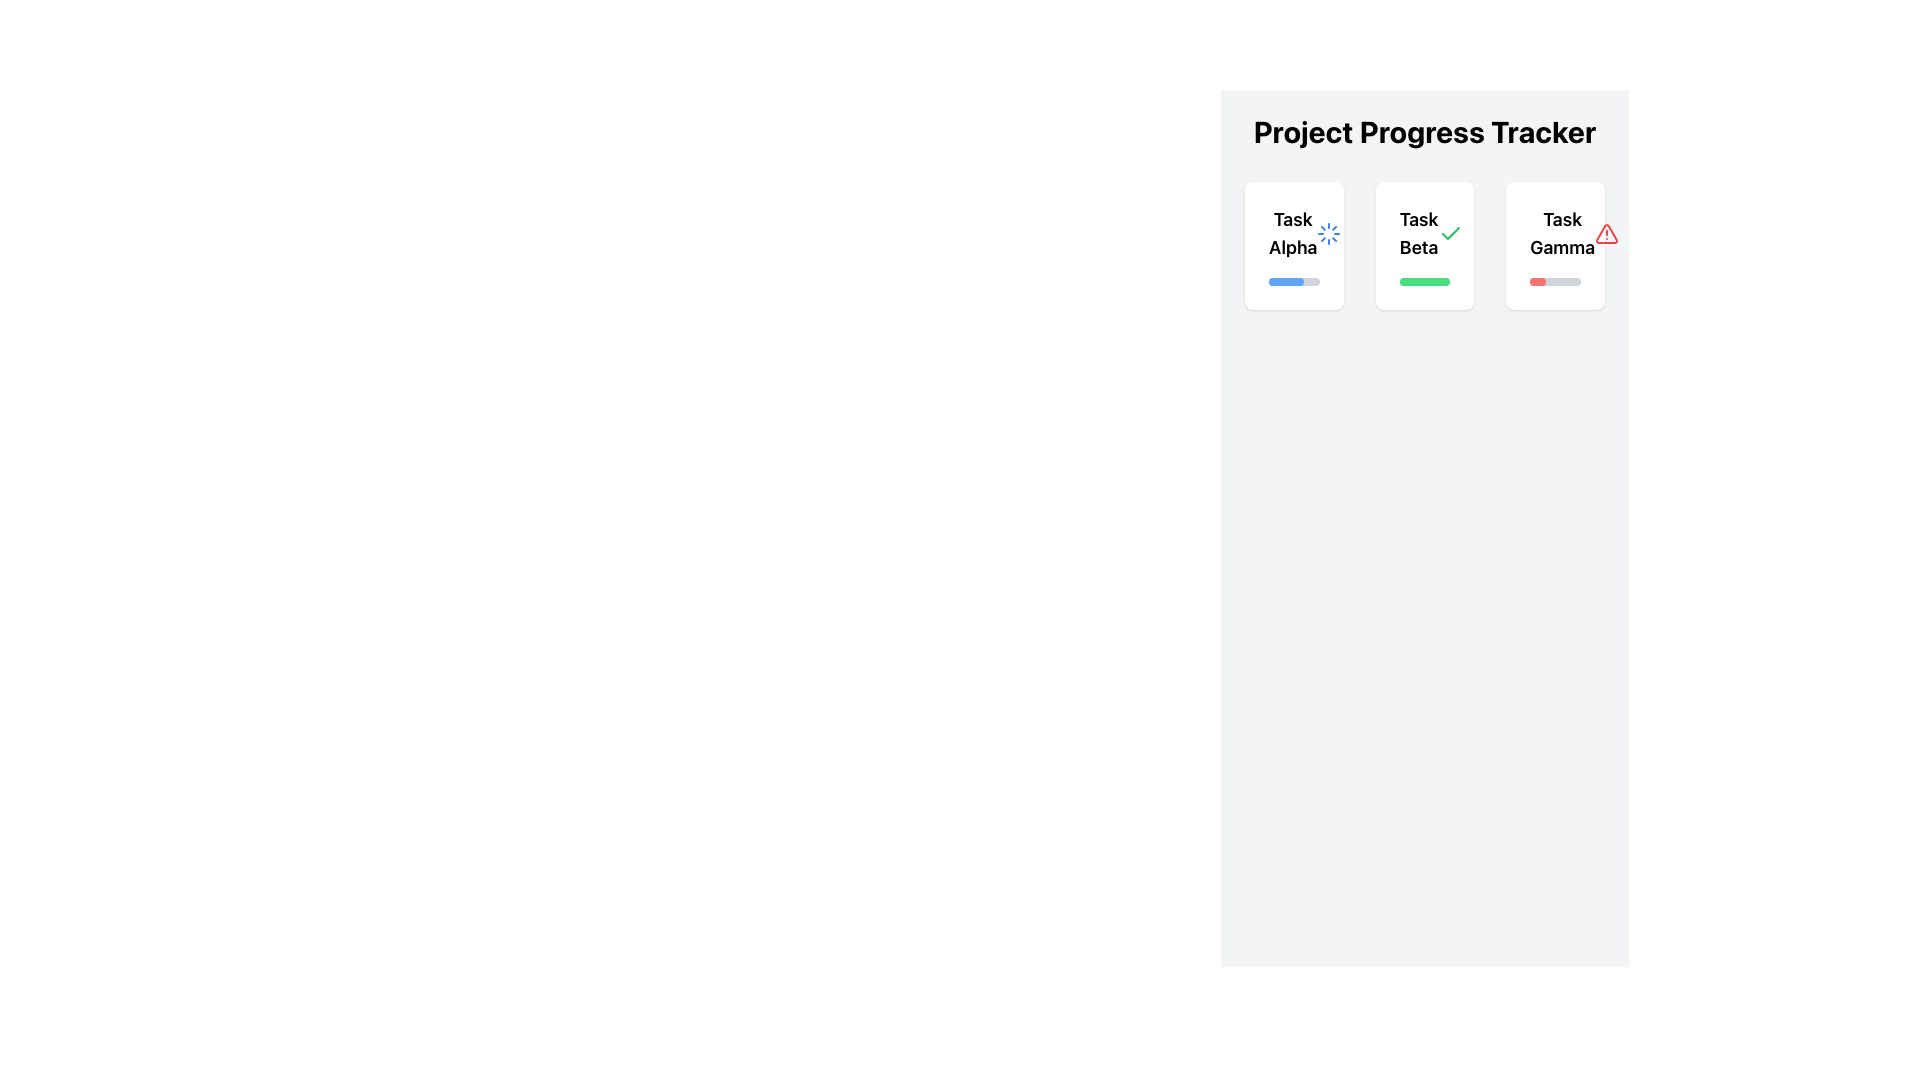 The image size is (1920, 1080). Describe the element at coordinates (1450, 233) in the screenshot. I see `the green checkmark icon located under the label 'Task Beta'` at that location.